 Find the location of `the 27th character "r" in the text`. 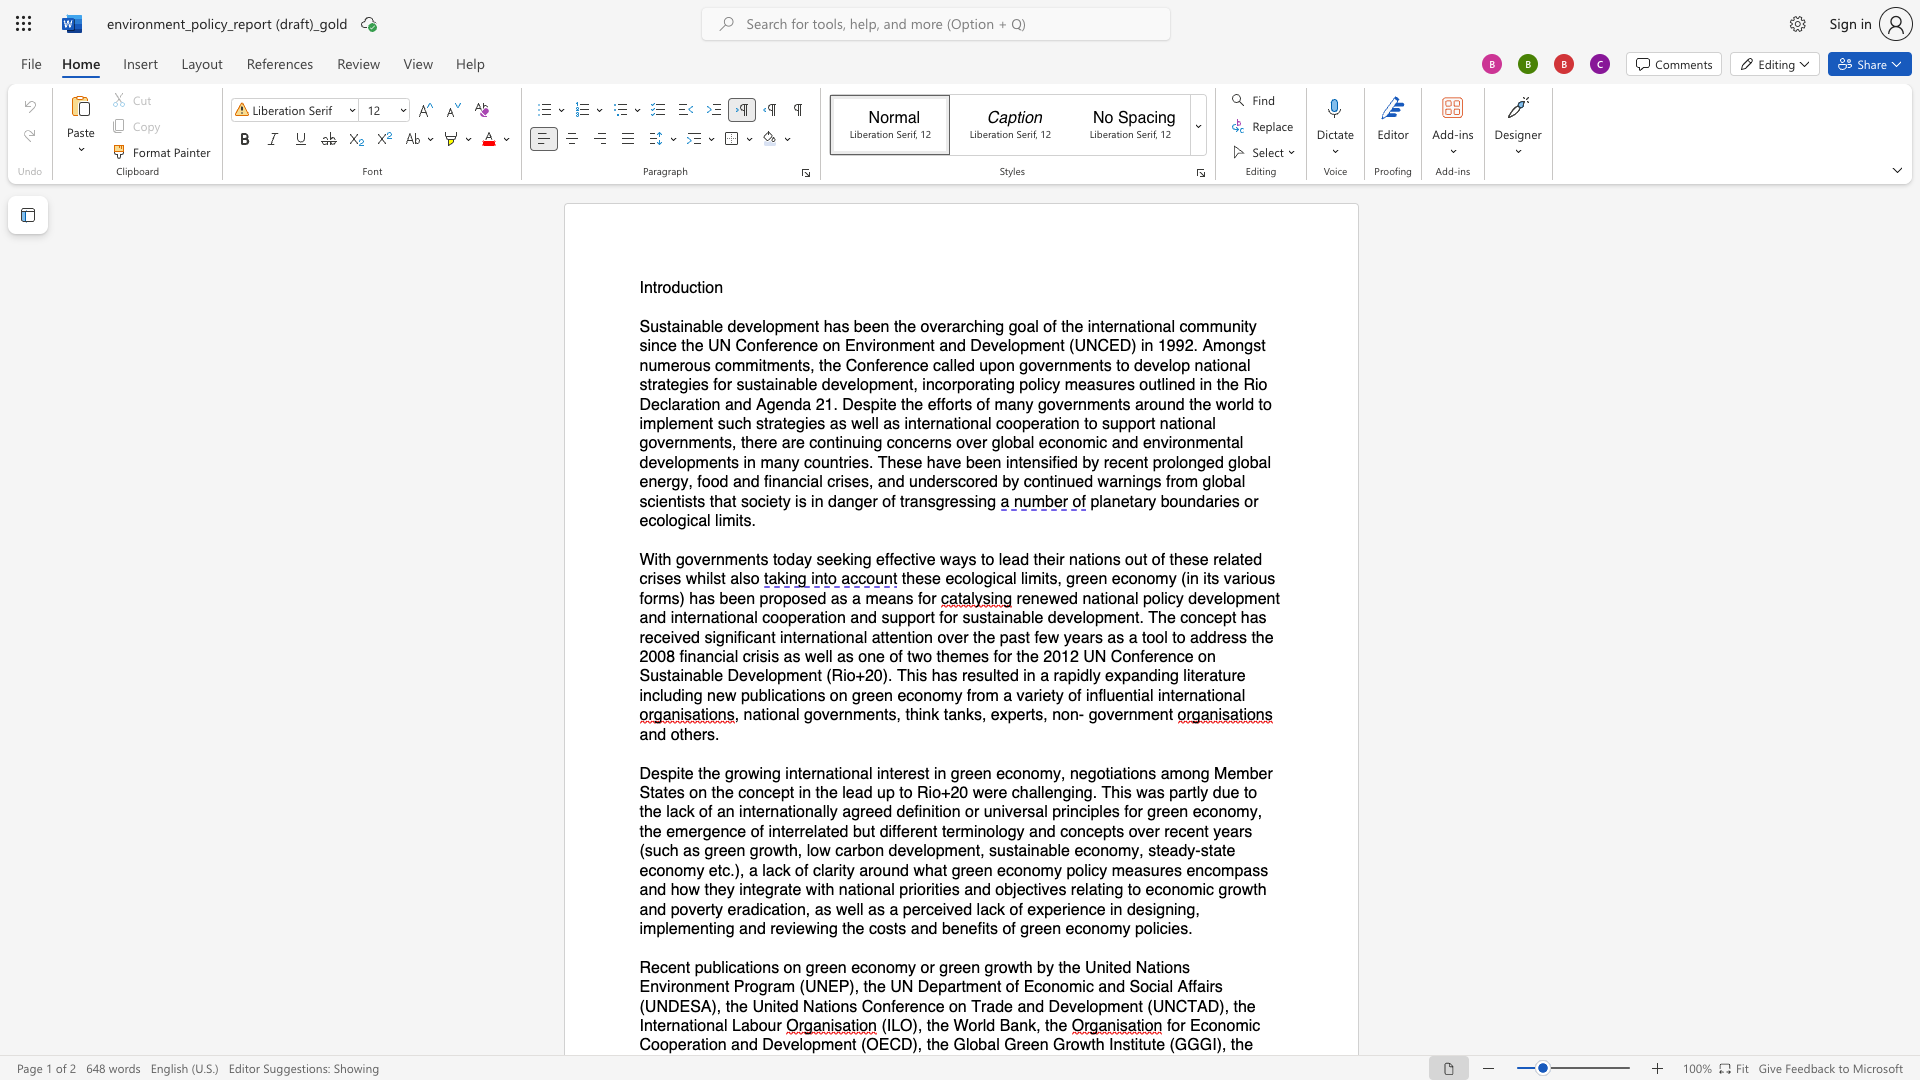

the 27th character "r" in the text is located at coordinates (870, 869).